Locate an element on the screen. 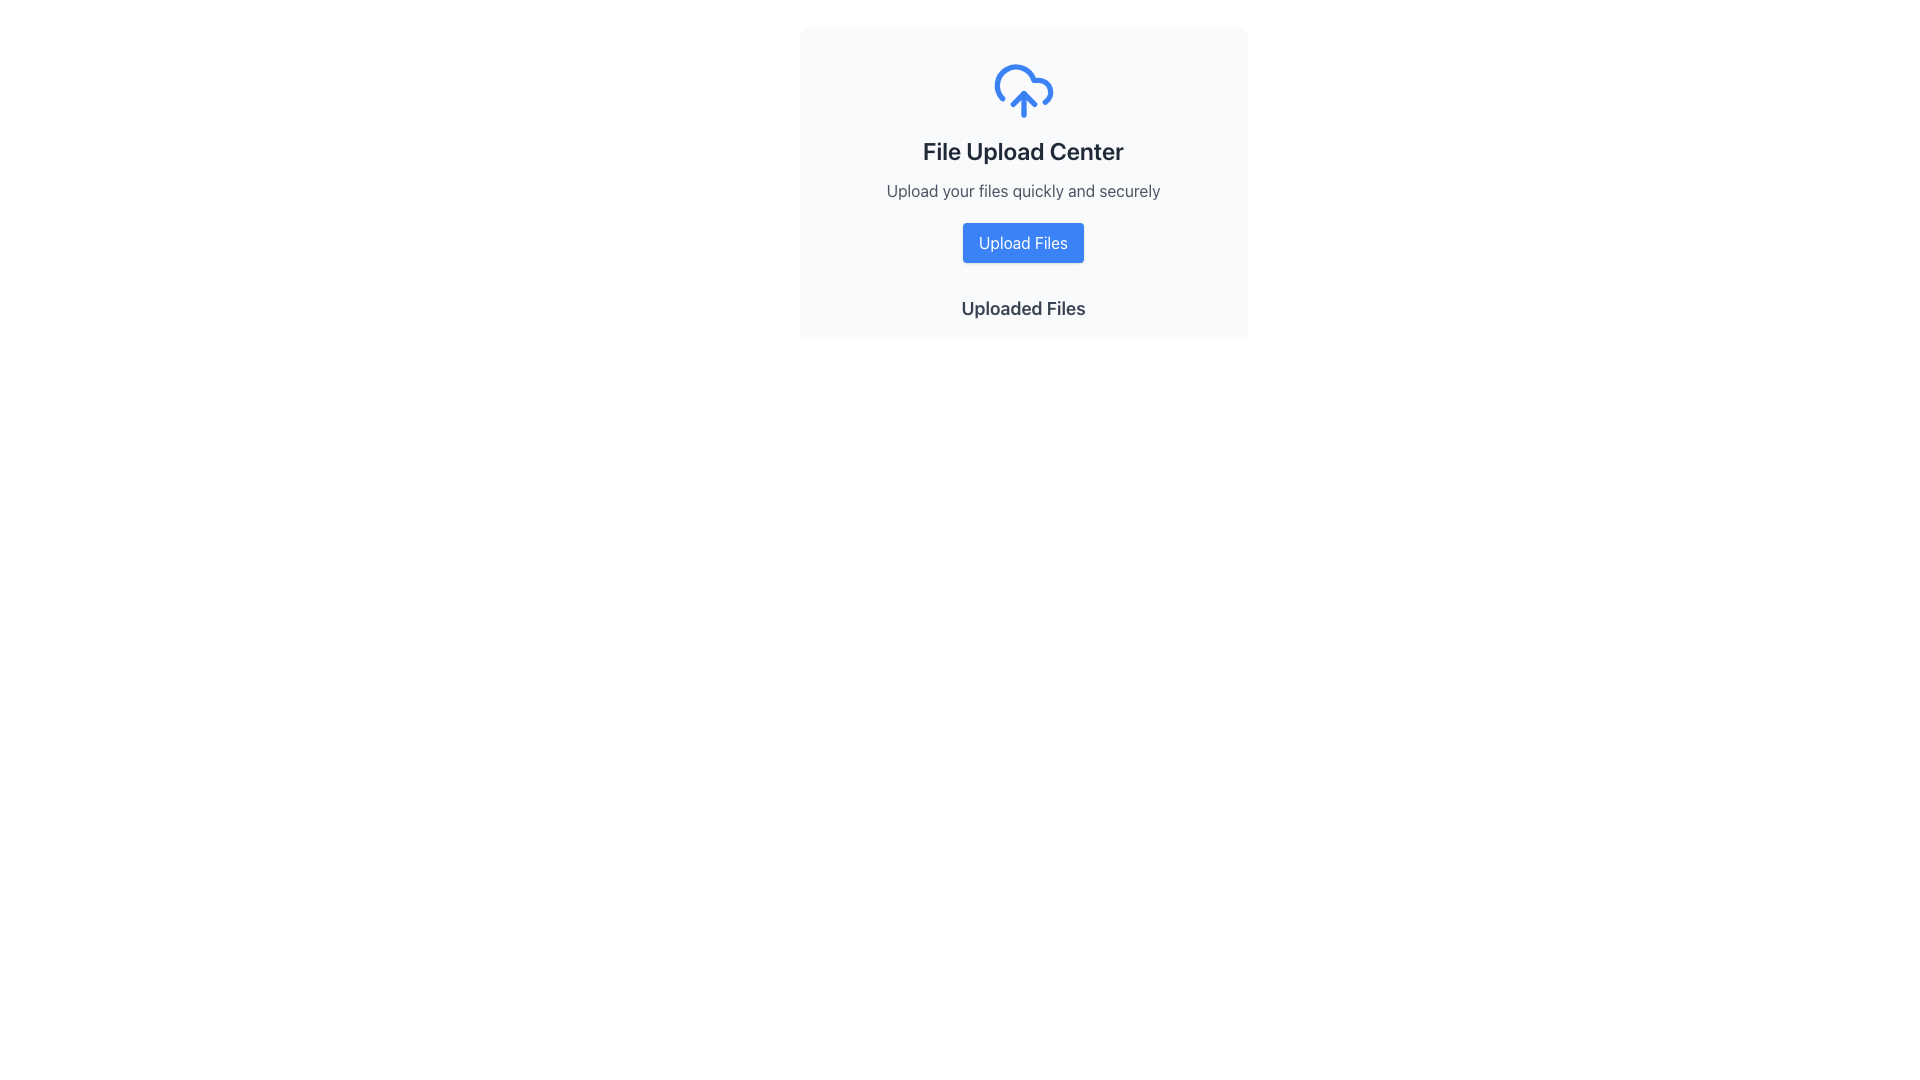  the 'Upload Files' button with white text on a blue background is located at coordinates (1023, 242).